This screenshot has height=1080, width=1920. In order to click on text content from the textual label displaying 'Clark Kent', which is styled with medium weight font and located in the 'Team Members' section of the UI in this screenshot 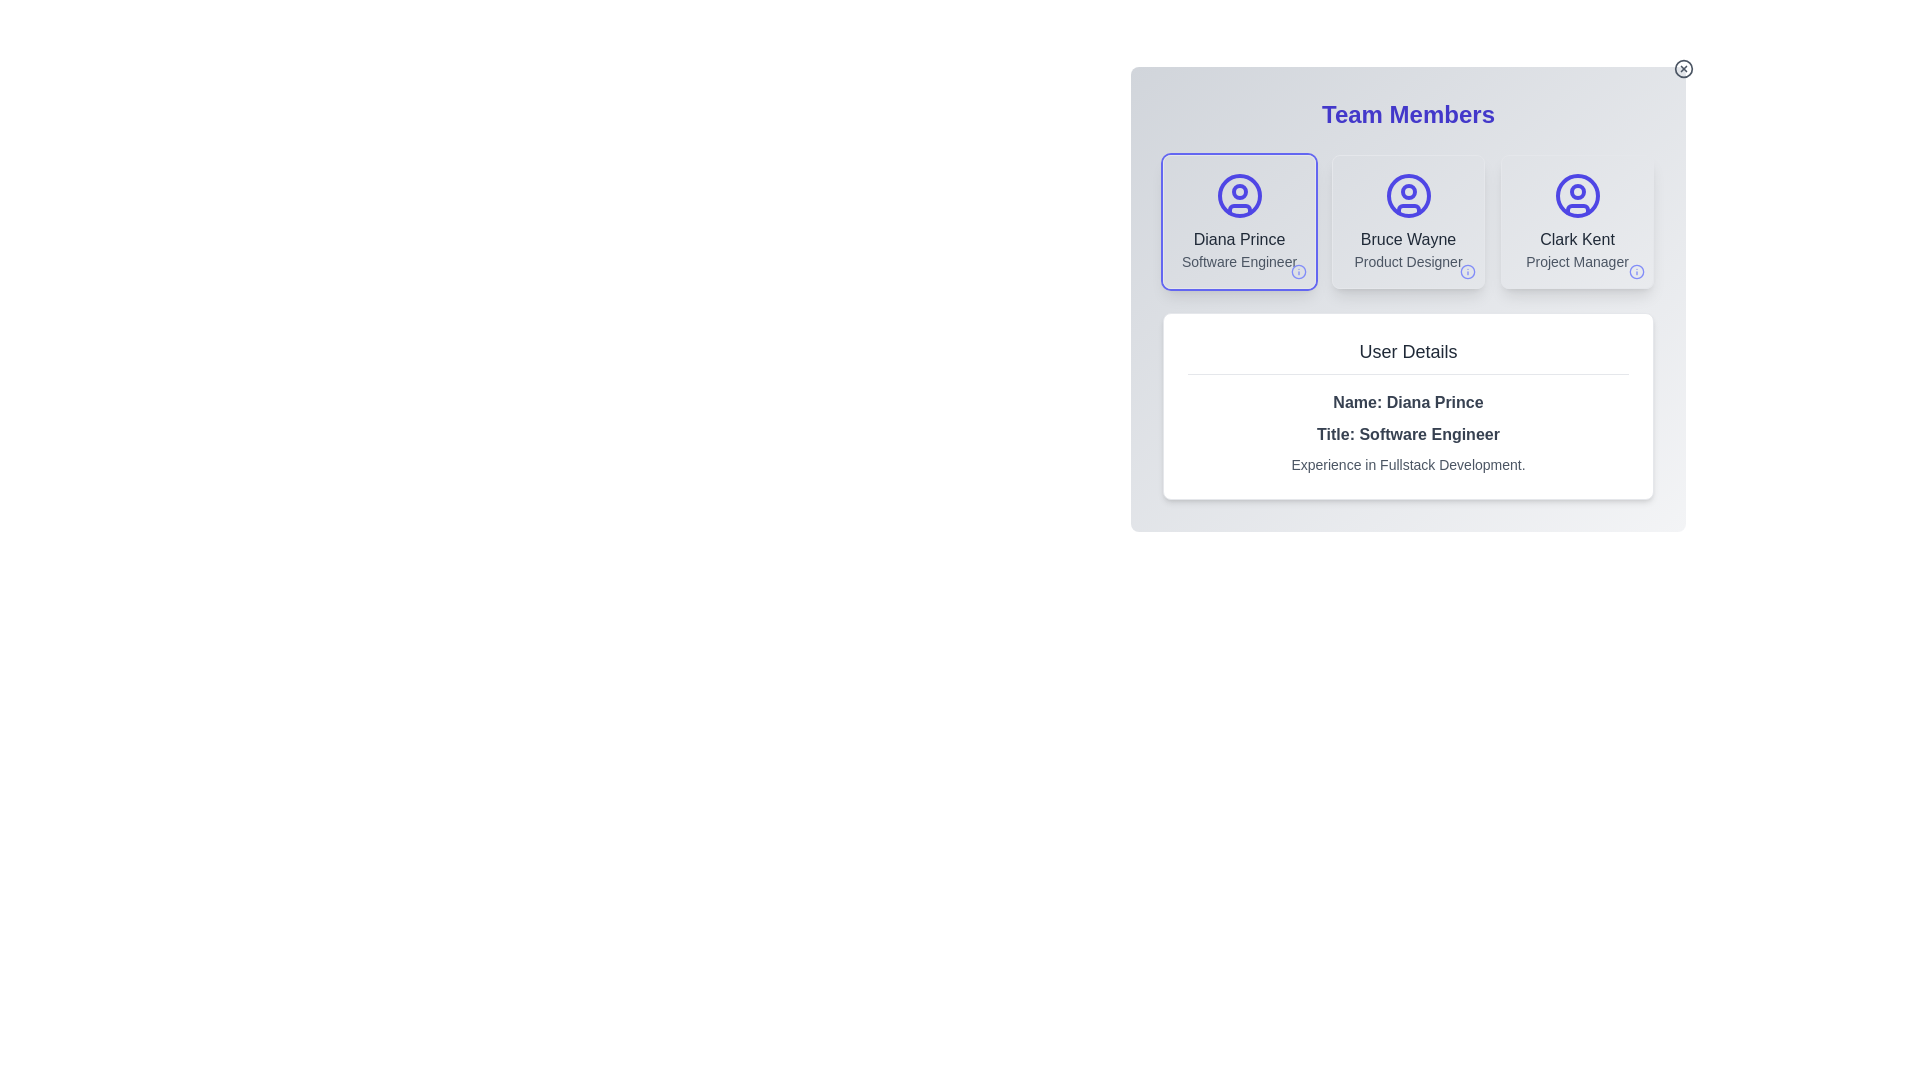, I will do `click(1576, 238)`.